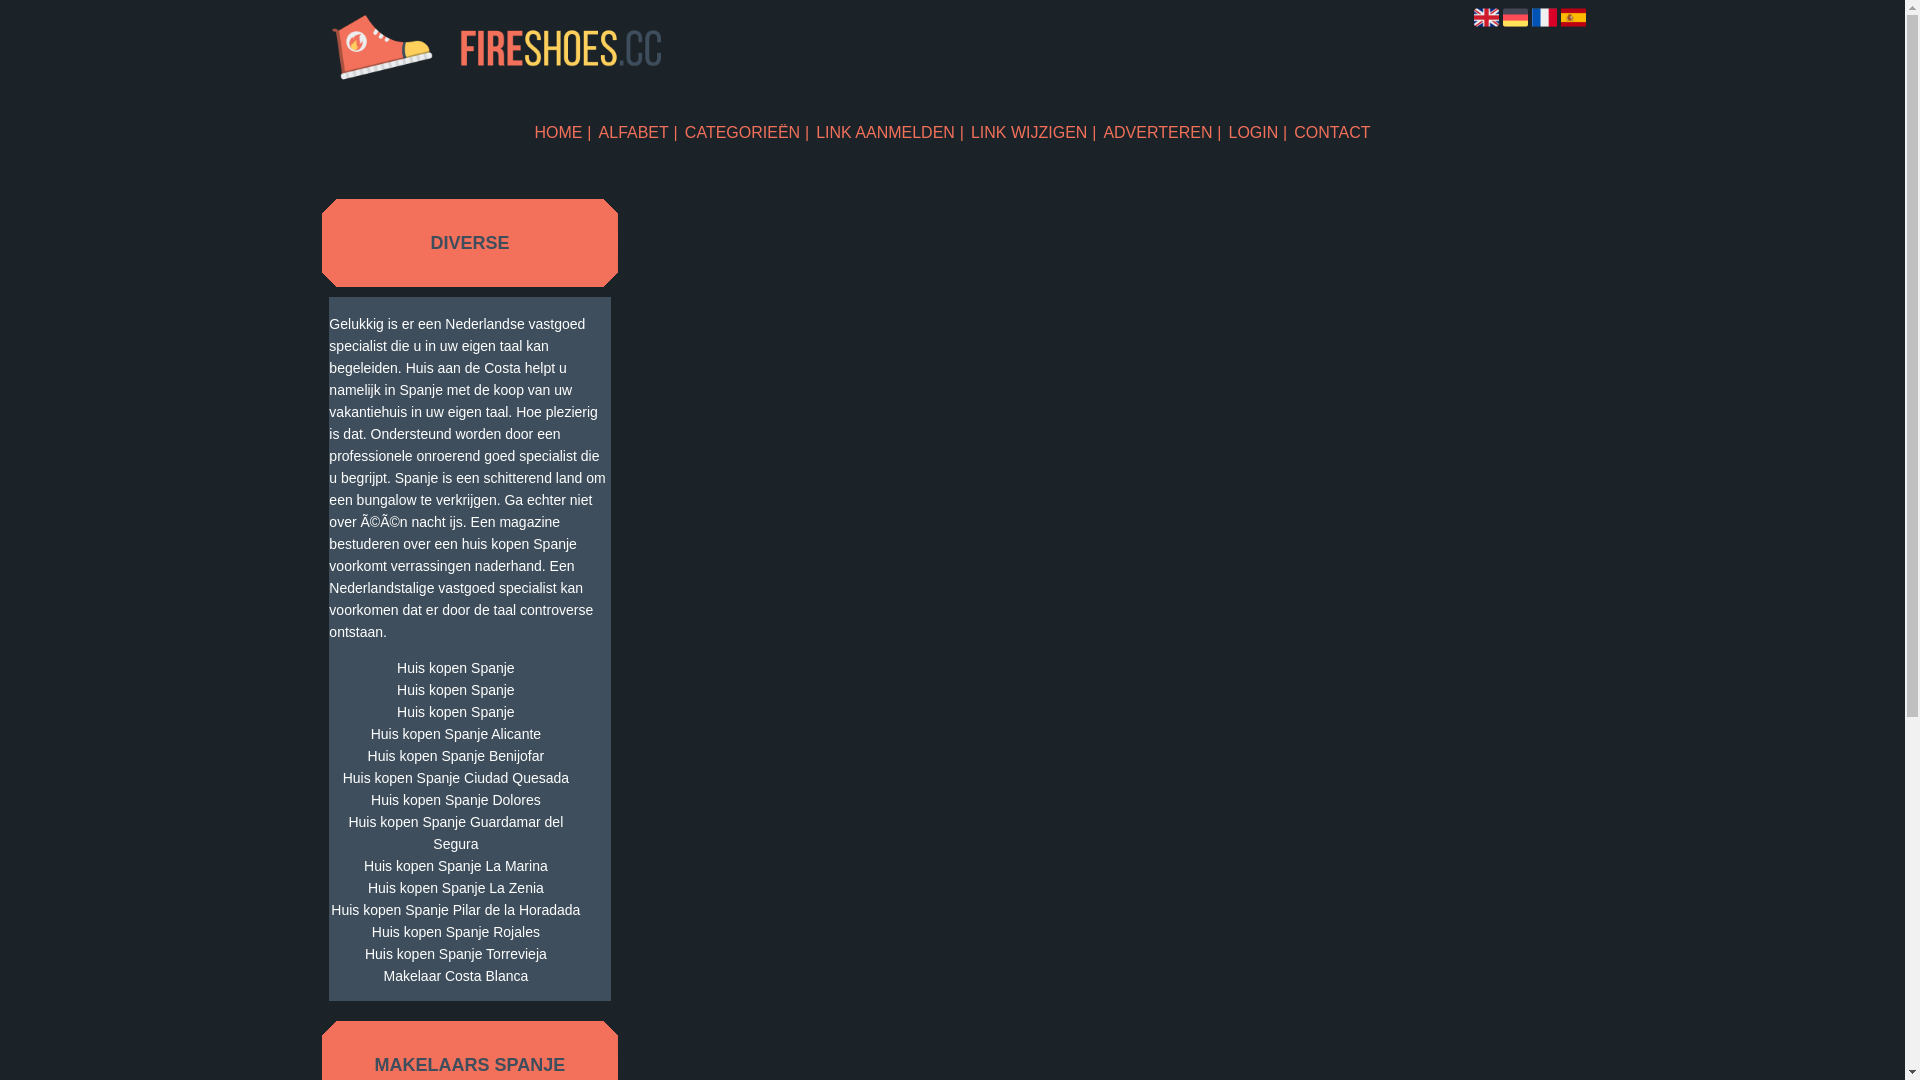  I want to click on 'Huis kopen Spanje Benijofar', so click(454, 756).